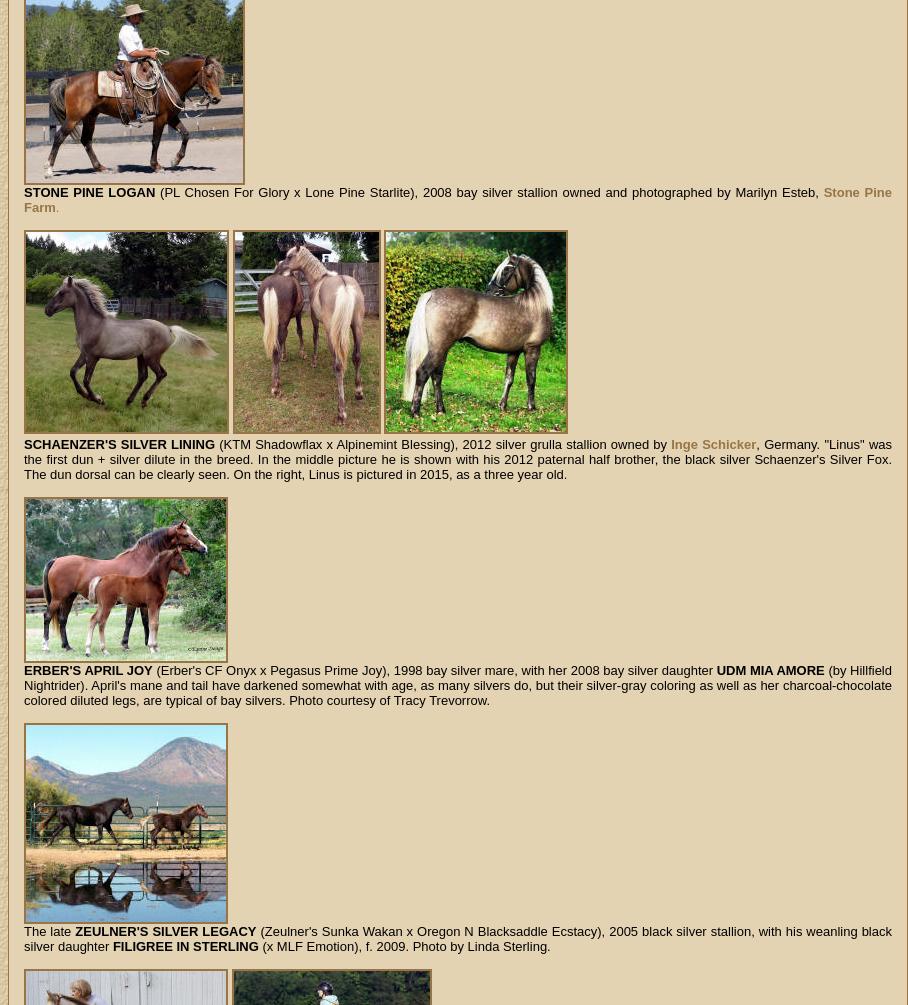 Image resolution: width=908 pixels, height=1005 pixels. Describe the element at coordinates (22, 930) in the screenshot. I see `'The late'` at that location.